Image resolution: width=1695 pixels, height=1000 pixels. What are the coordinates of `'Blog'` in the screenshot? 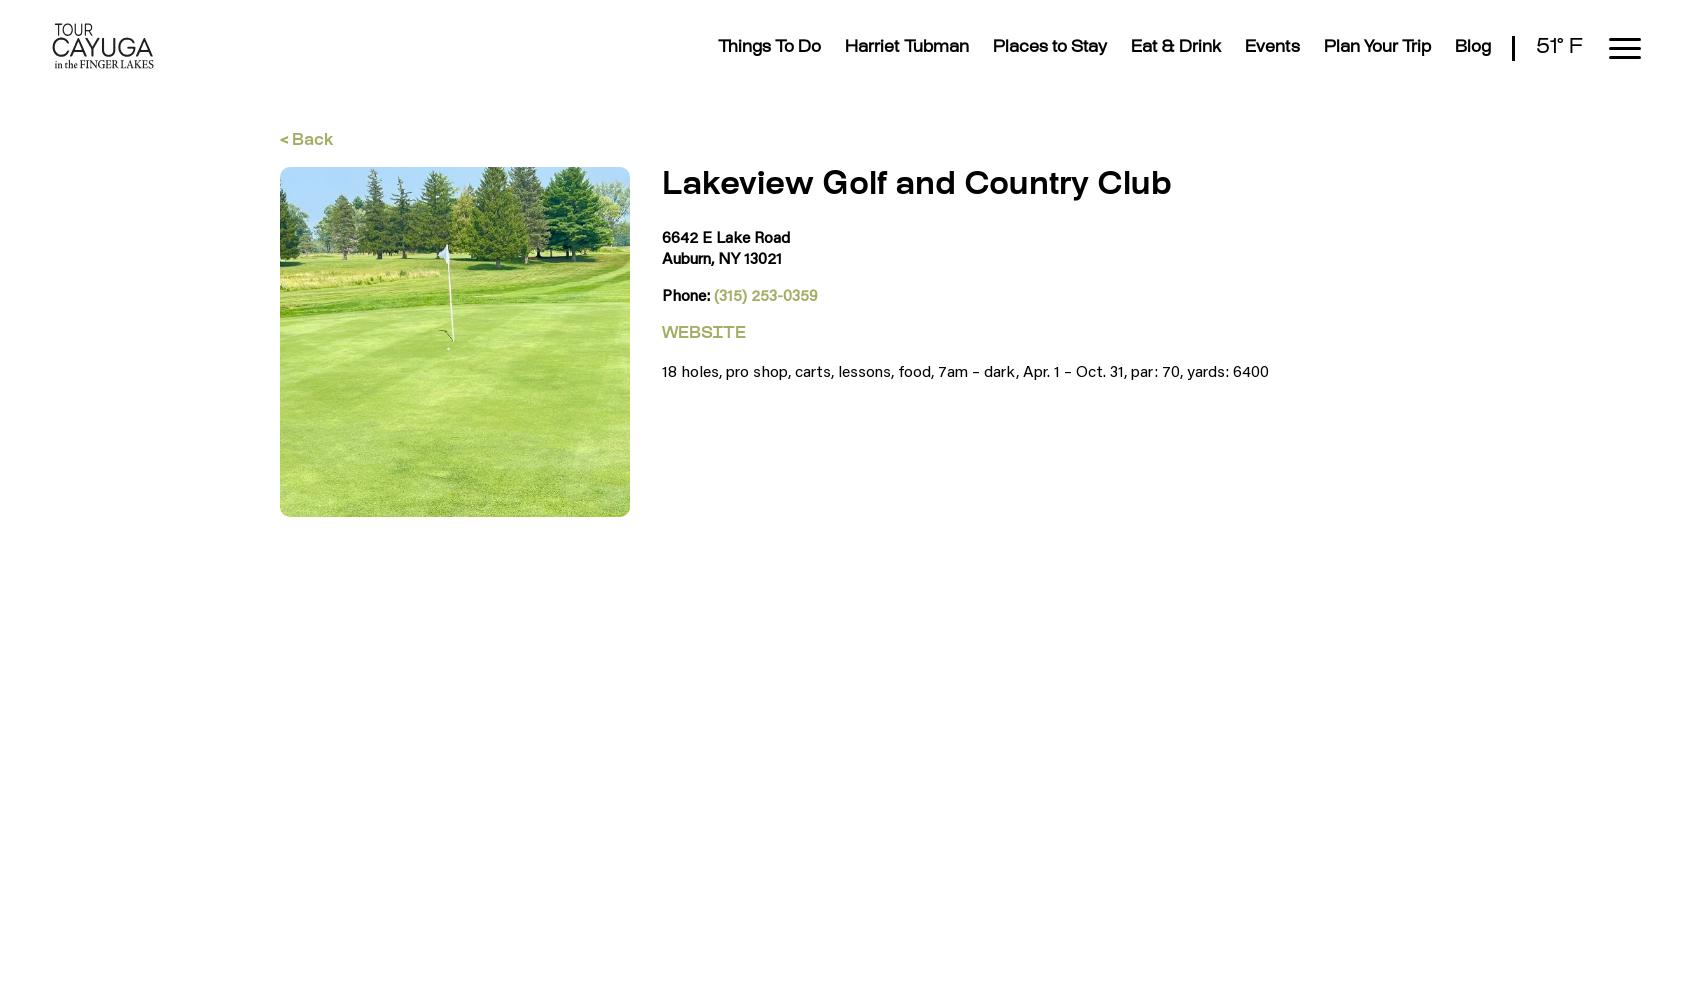 It's located at (1472, 47).